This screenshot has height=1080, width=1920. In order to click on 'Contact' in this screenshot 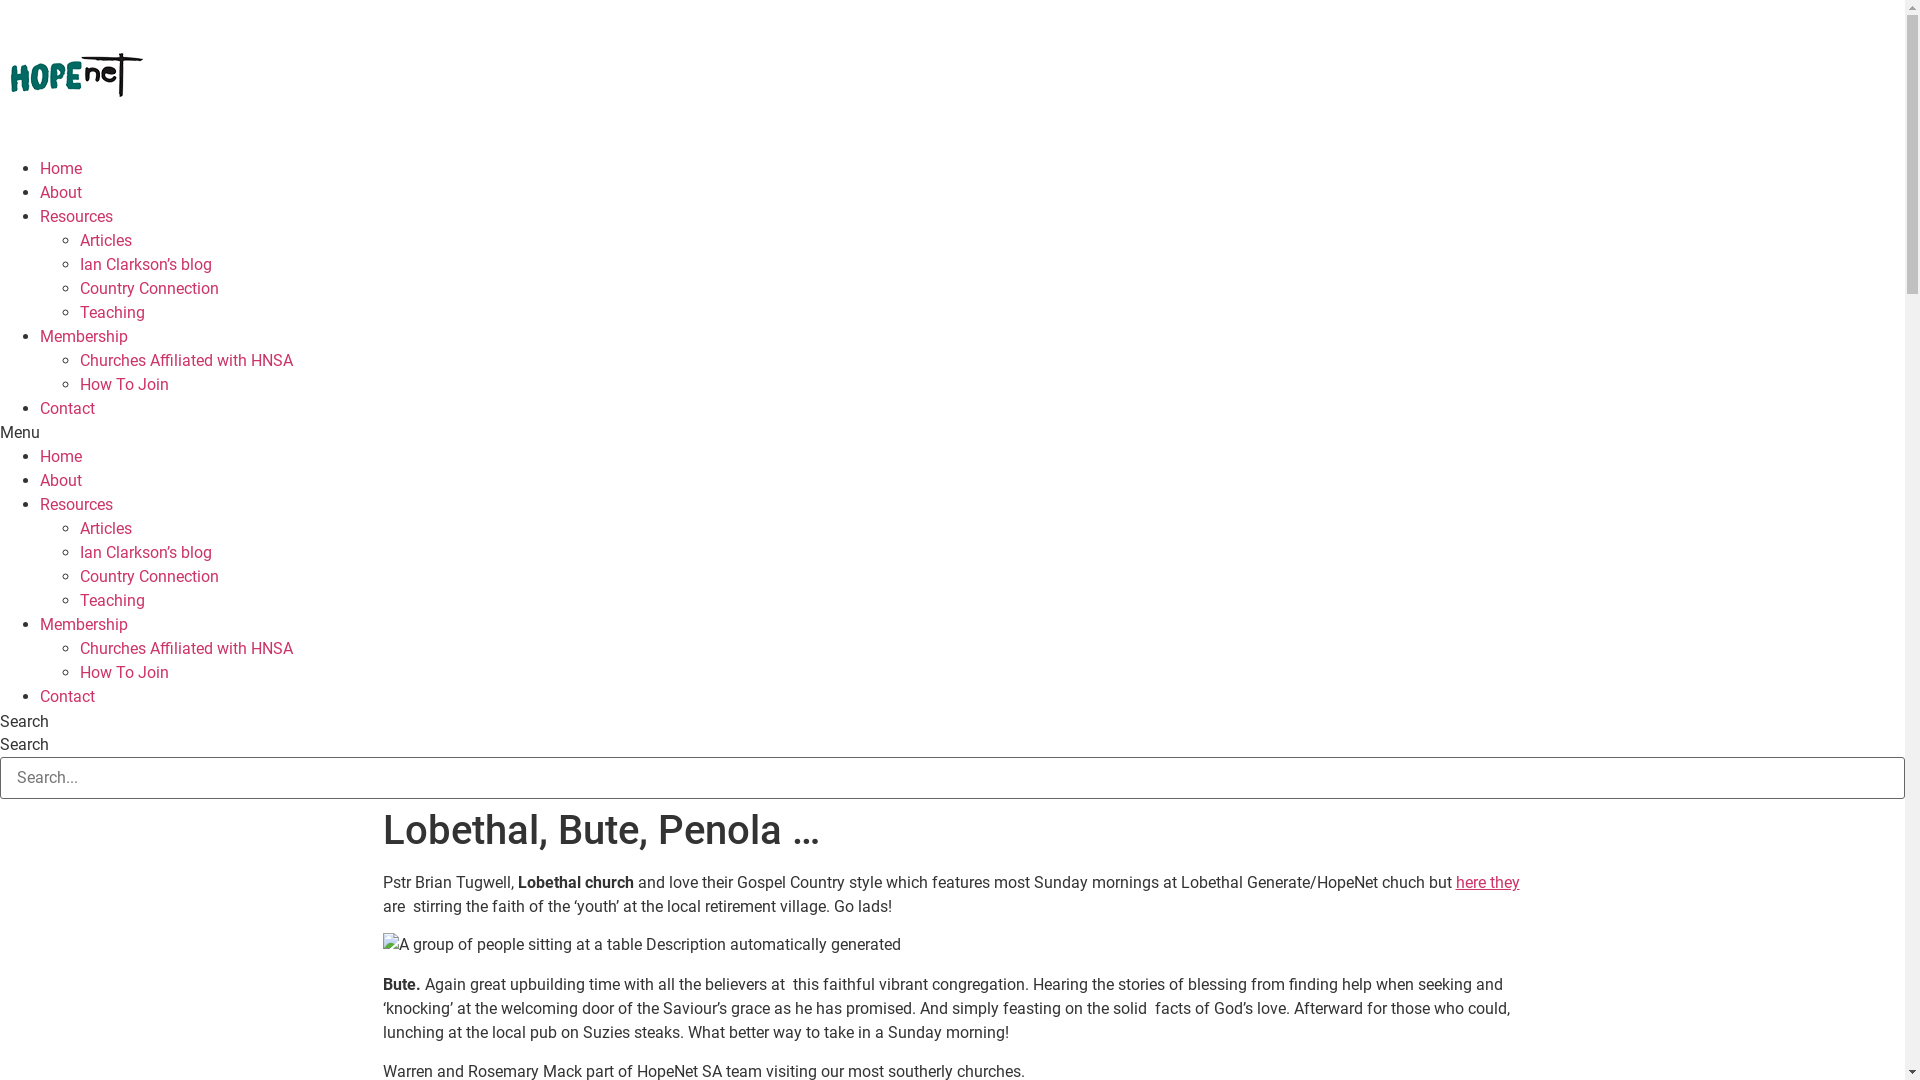, I will do `click(67, 695)`.